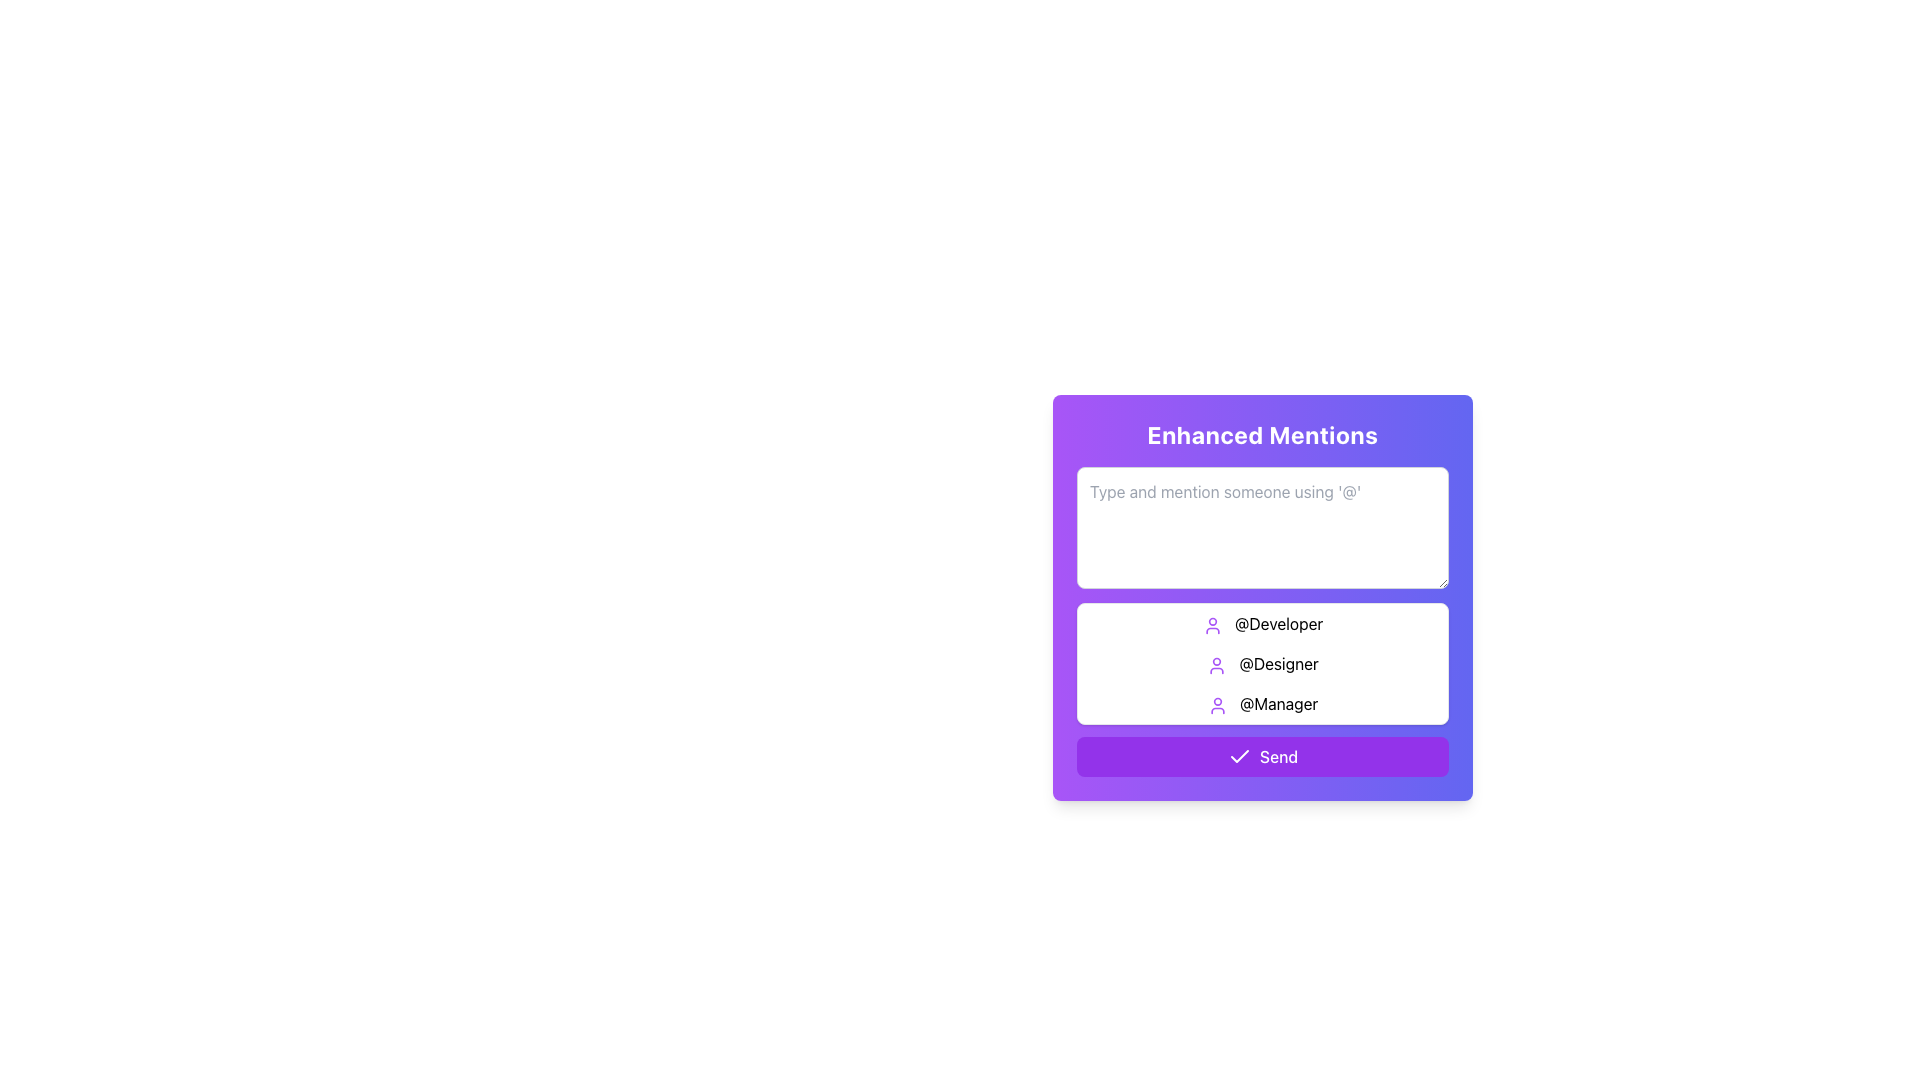 The image size is (1920, 1080). Describe the element at coordinates (1261, 623) in the screenshot. I see `the selectable list item labeled '@Developer' which is the first item in the 'Enhanced Mentions' popup` at that location.